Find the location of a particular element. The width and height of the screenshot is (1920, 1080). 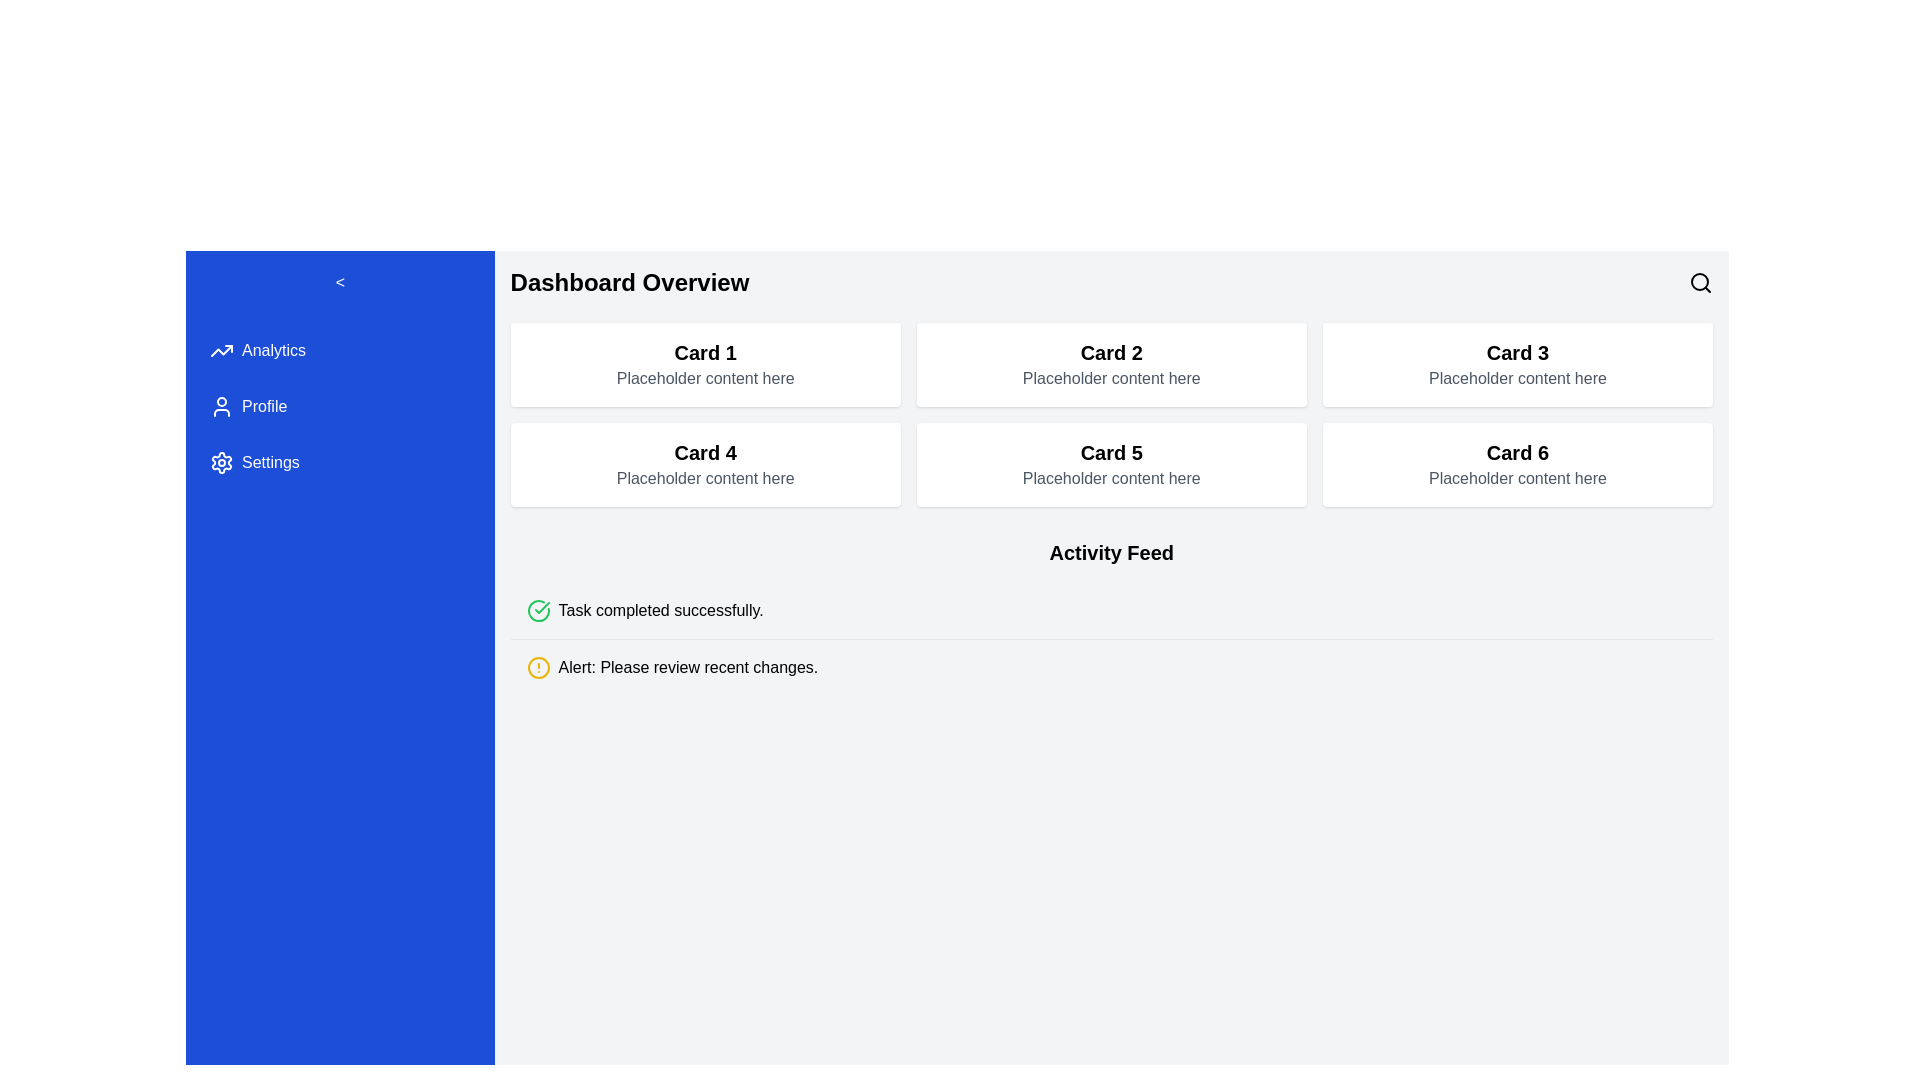

the back navigation icon button located at the top of the blue vertical navigation bar on the left side of the interface is located at coordinates (340, 282).